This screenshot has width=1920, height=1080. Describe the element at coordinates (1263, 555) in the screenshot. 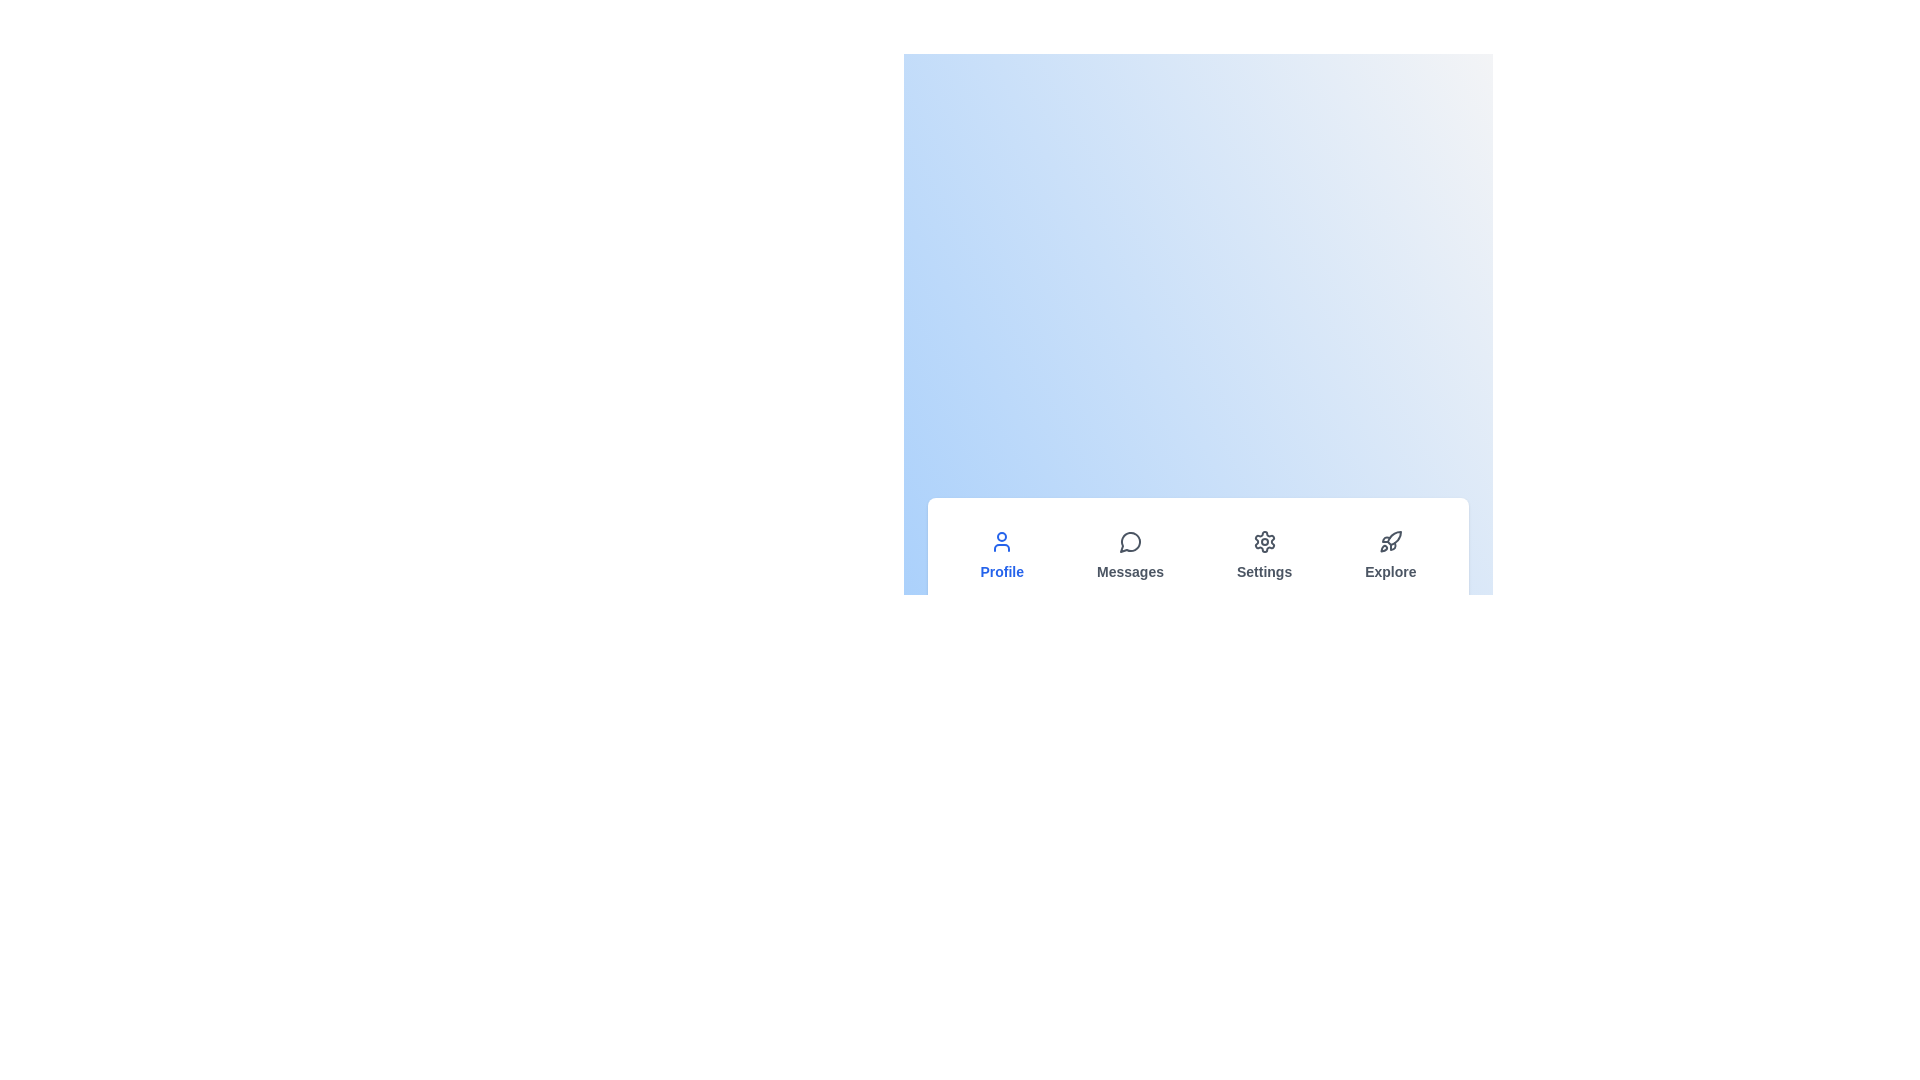

I see `the tab labeled Settings to observe the hover effect` at that location.